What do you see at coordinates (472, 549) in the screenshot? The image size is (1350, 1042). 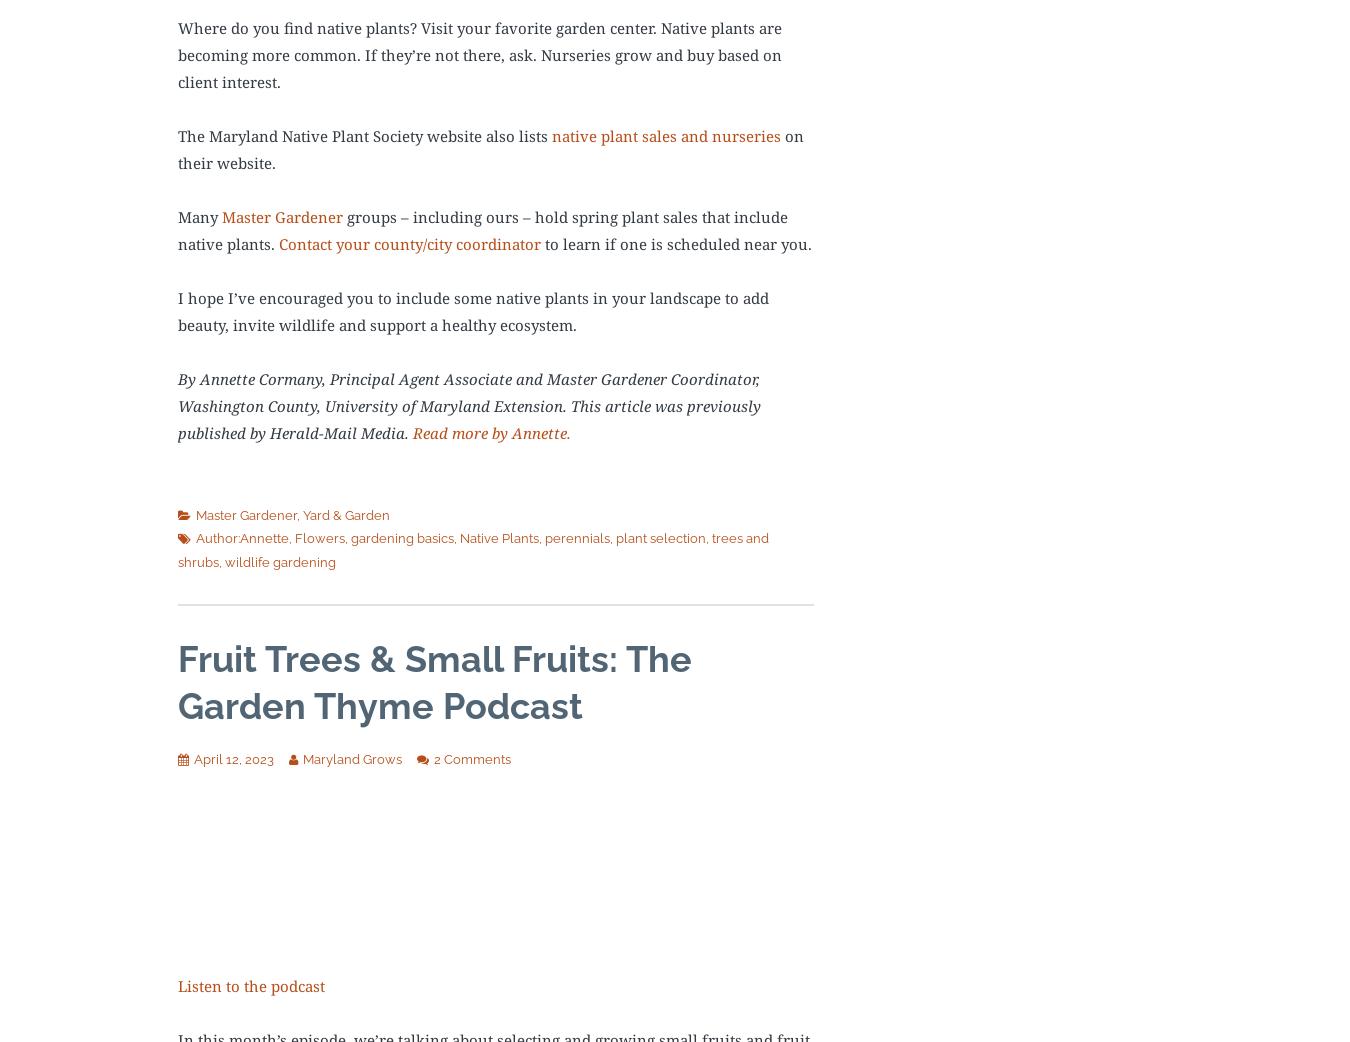 I see `'trees and shrubs'` at bounding box center [472, 549].